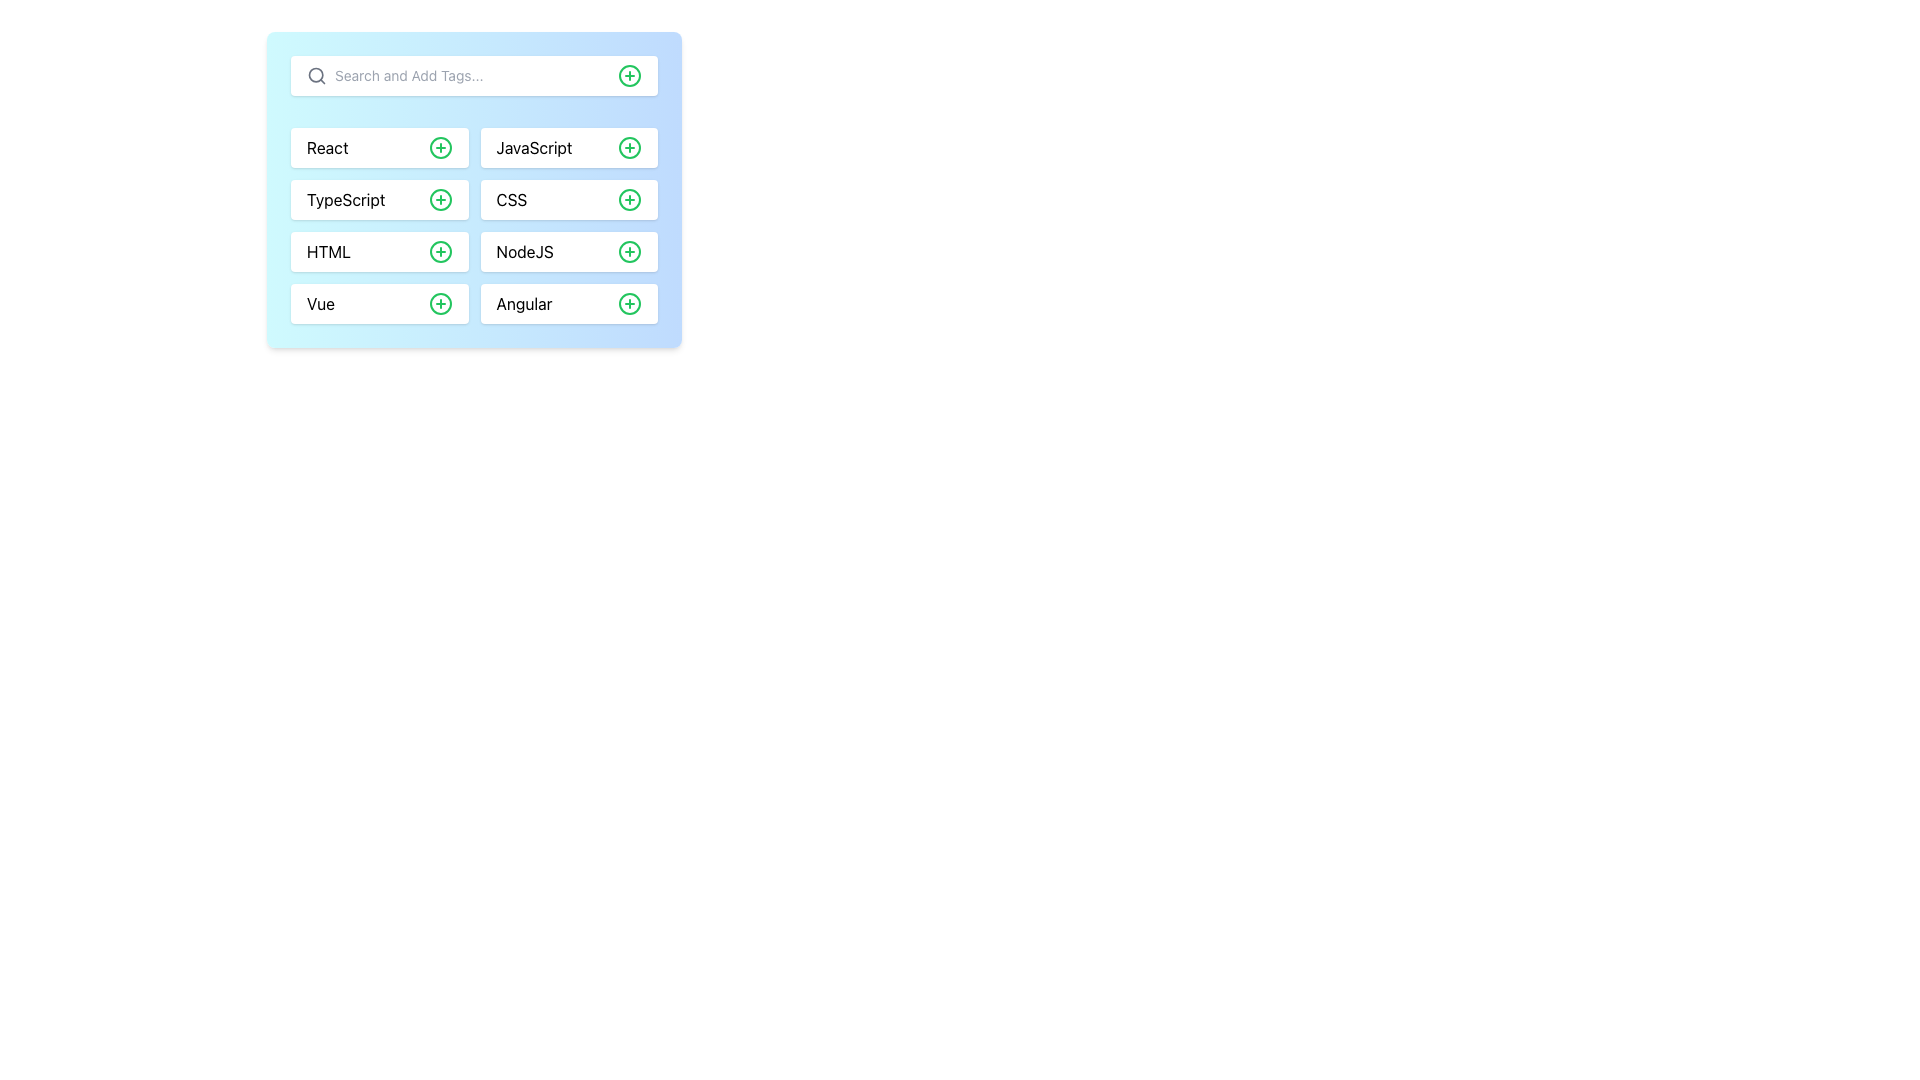 Image resolution: width=1920 pixels, height=1080 pixels. Describe the element at coordinates (628, 200) in the screenshot. I see `the green circular outline SVG icon located within the 'CSS' label button in the grid, positioned centrally in the second column and second row` at that location.